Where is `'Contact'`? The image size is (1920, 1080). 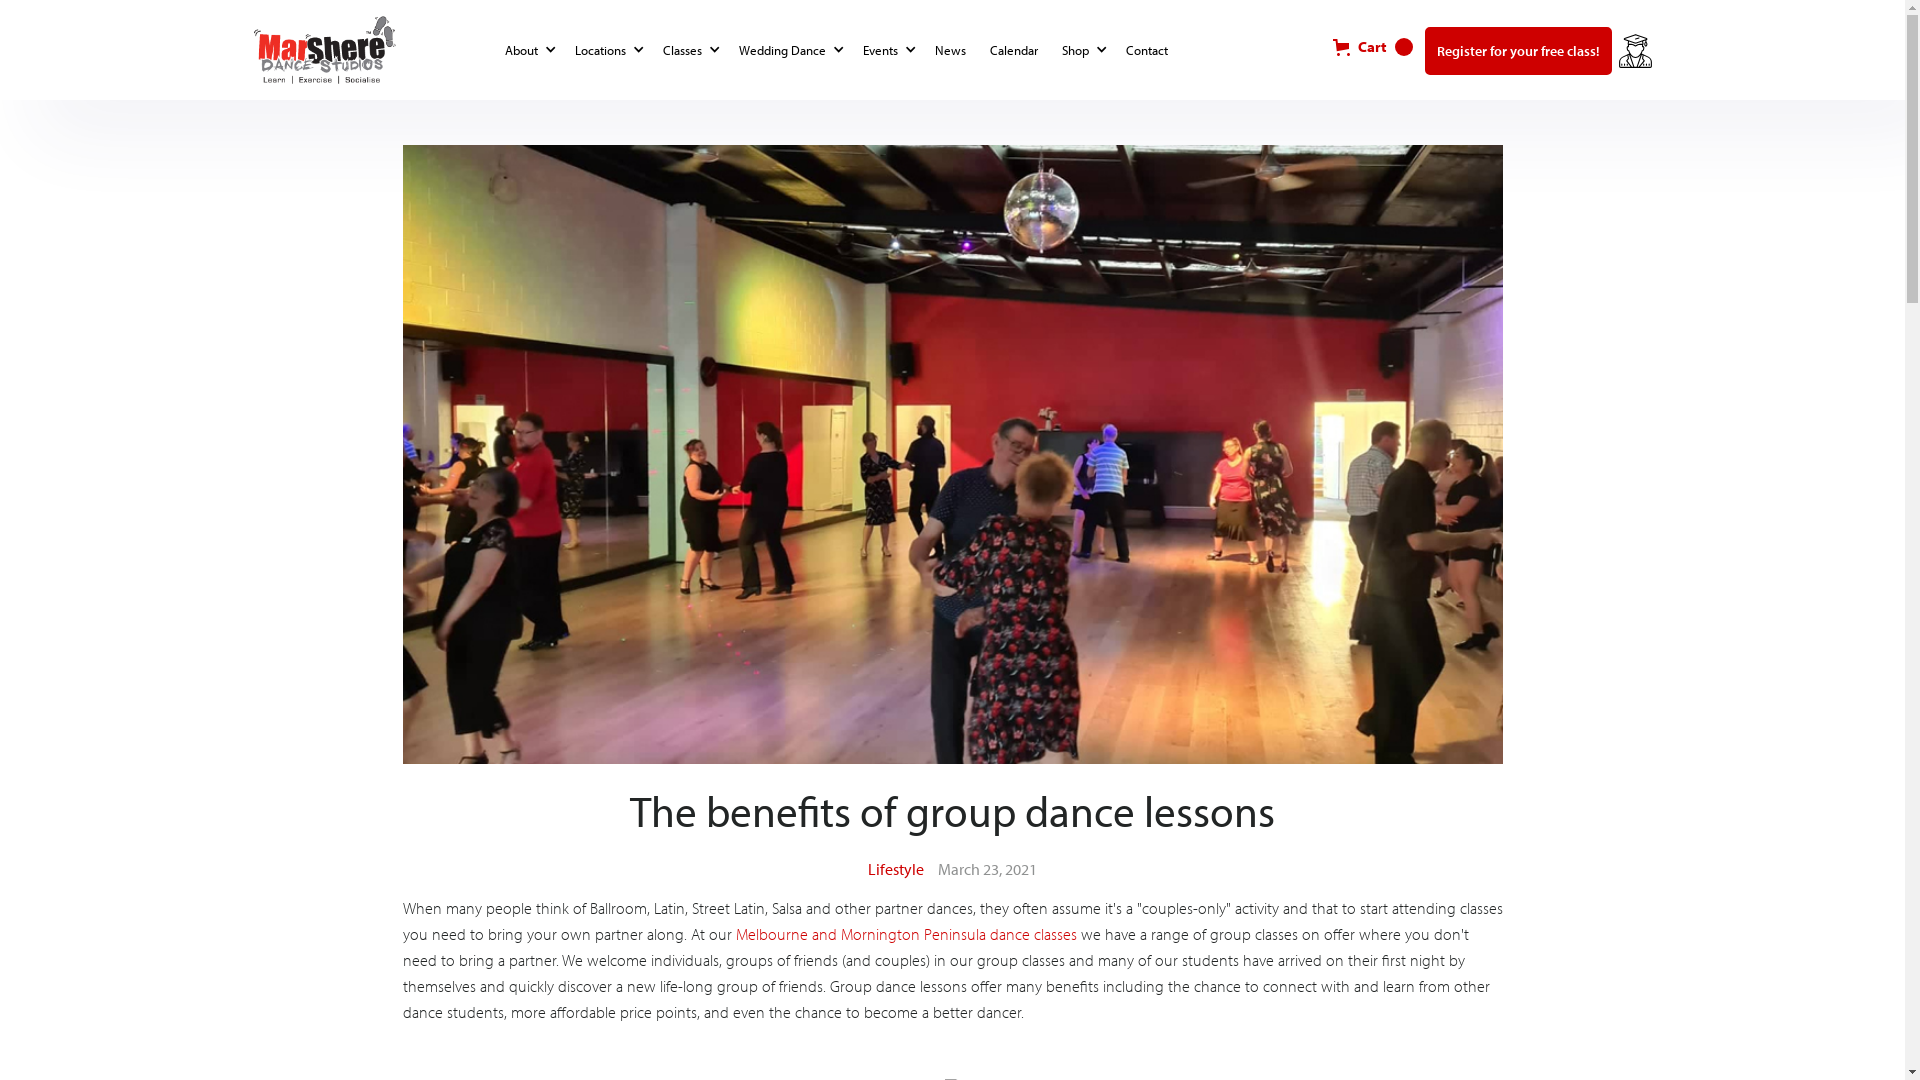
'Contact' is located at coordinates (1151, 49).